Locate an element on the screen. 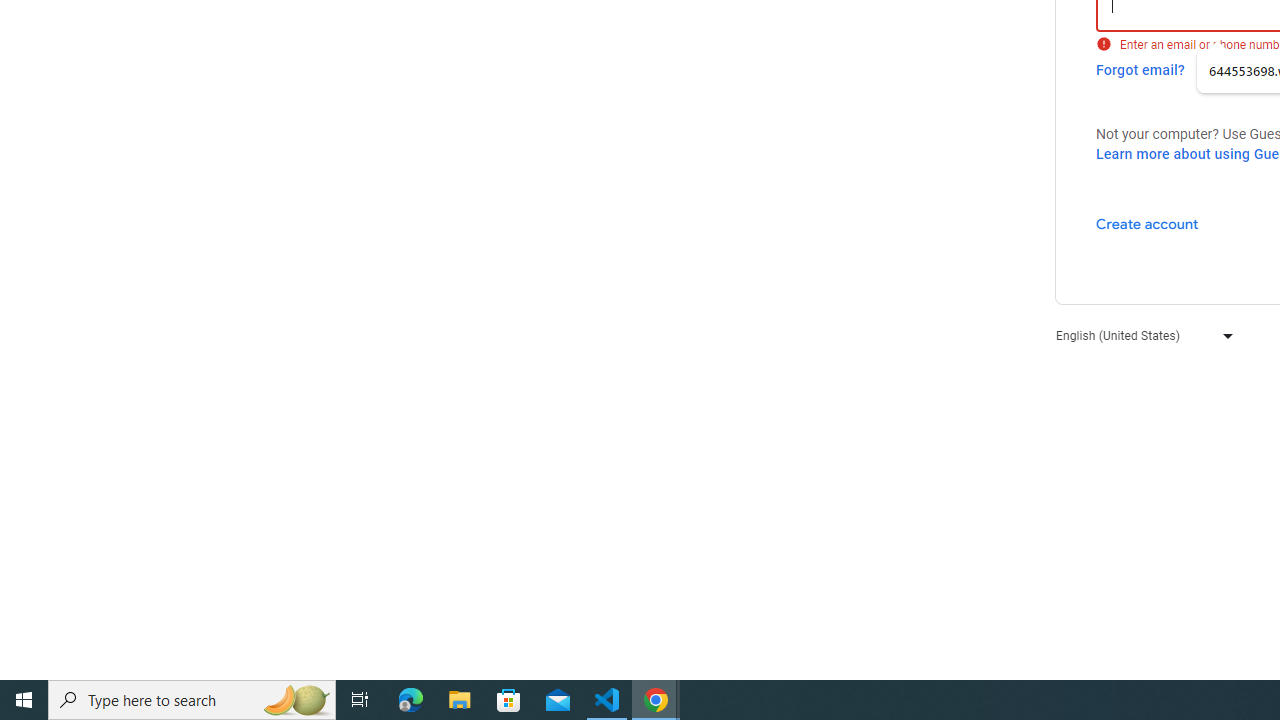 The height and width of the screenshot is (720, 1280). 'Forgot email?' is located at coordinates (1140, 68).